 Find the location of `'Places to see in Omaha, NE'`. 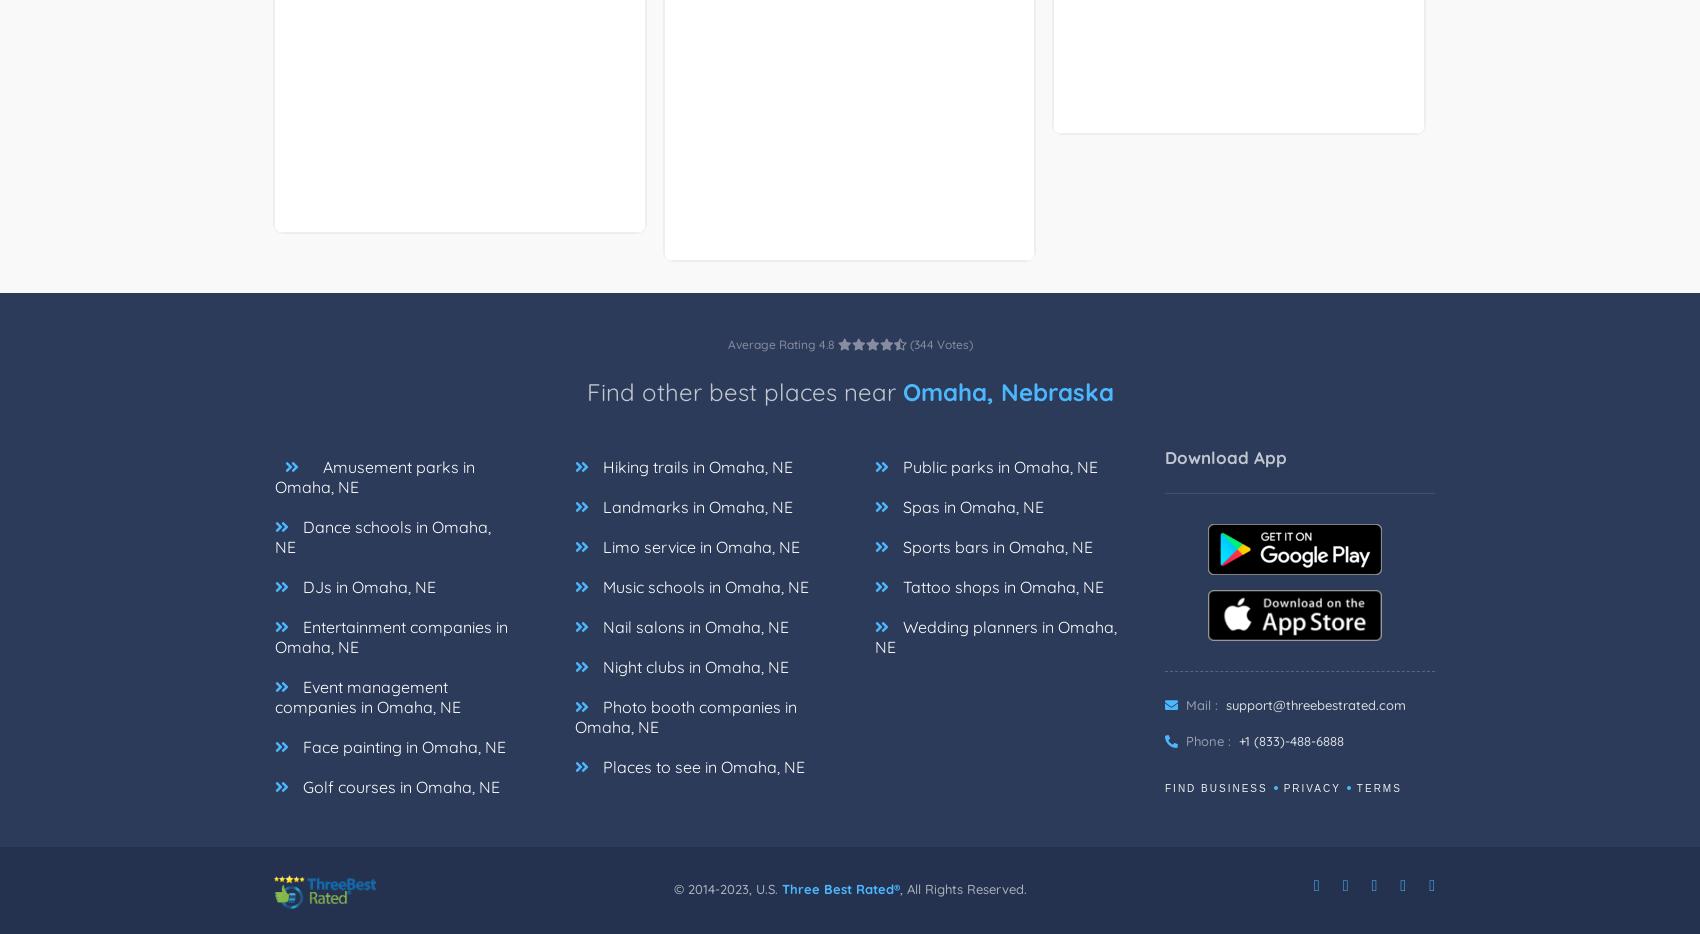

'Places to see in Omaha, NE' is located at coordinates (598, 766).